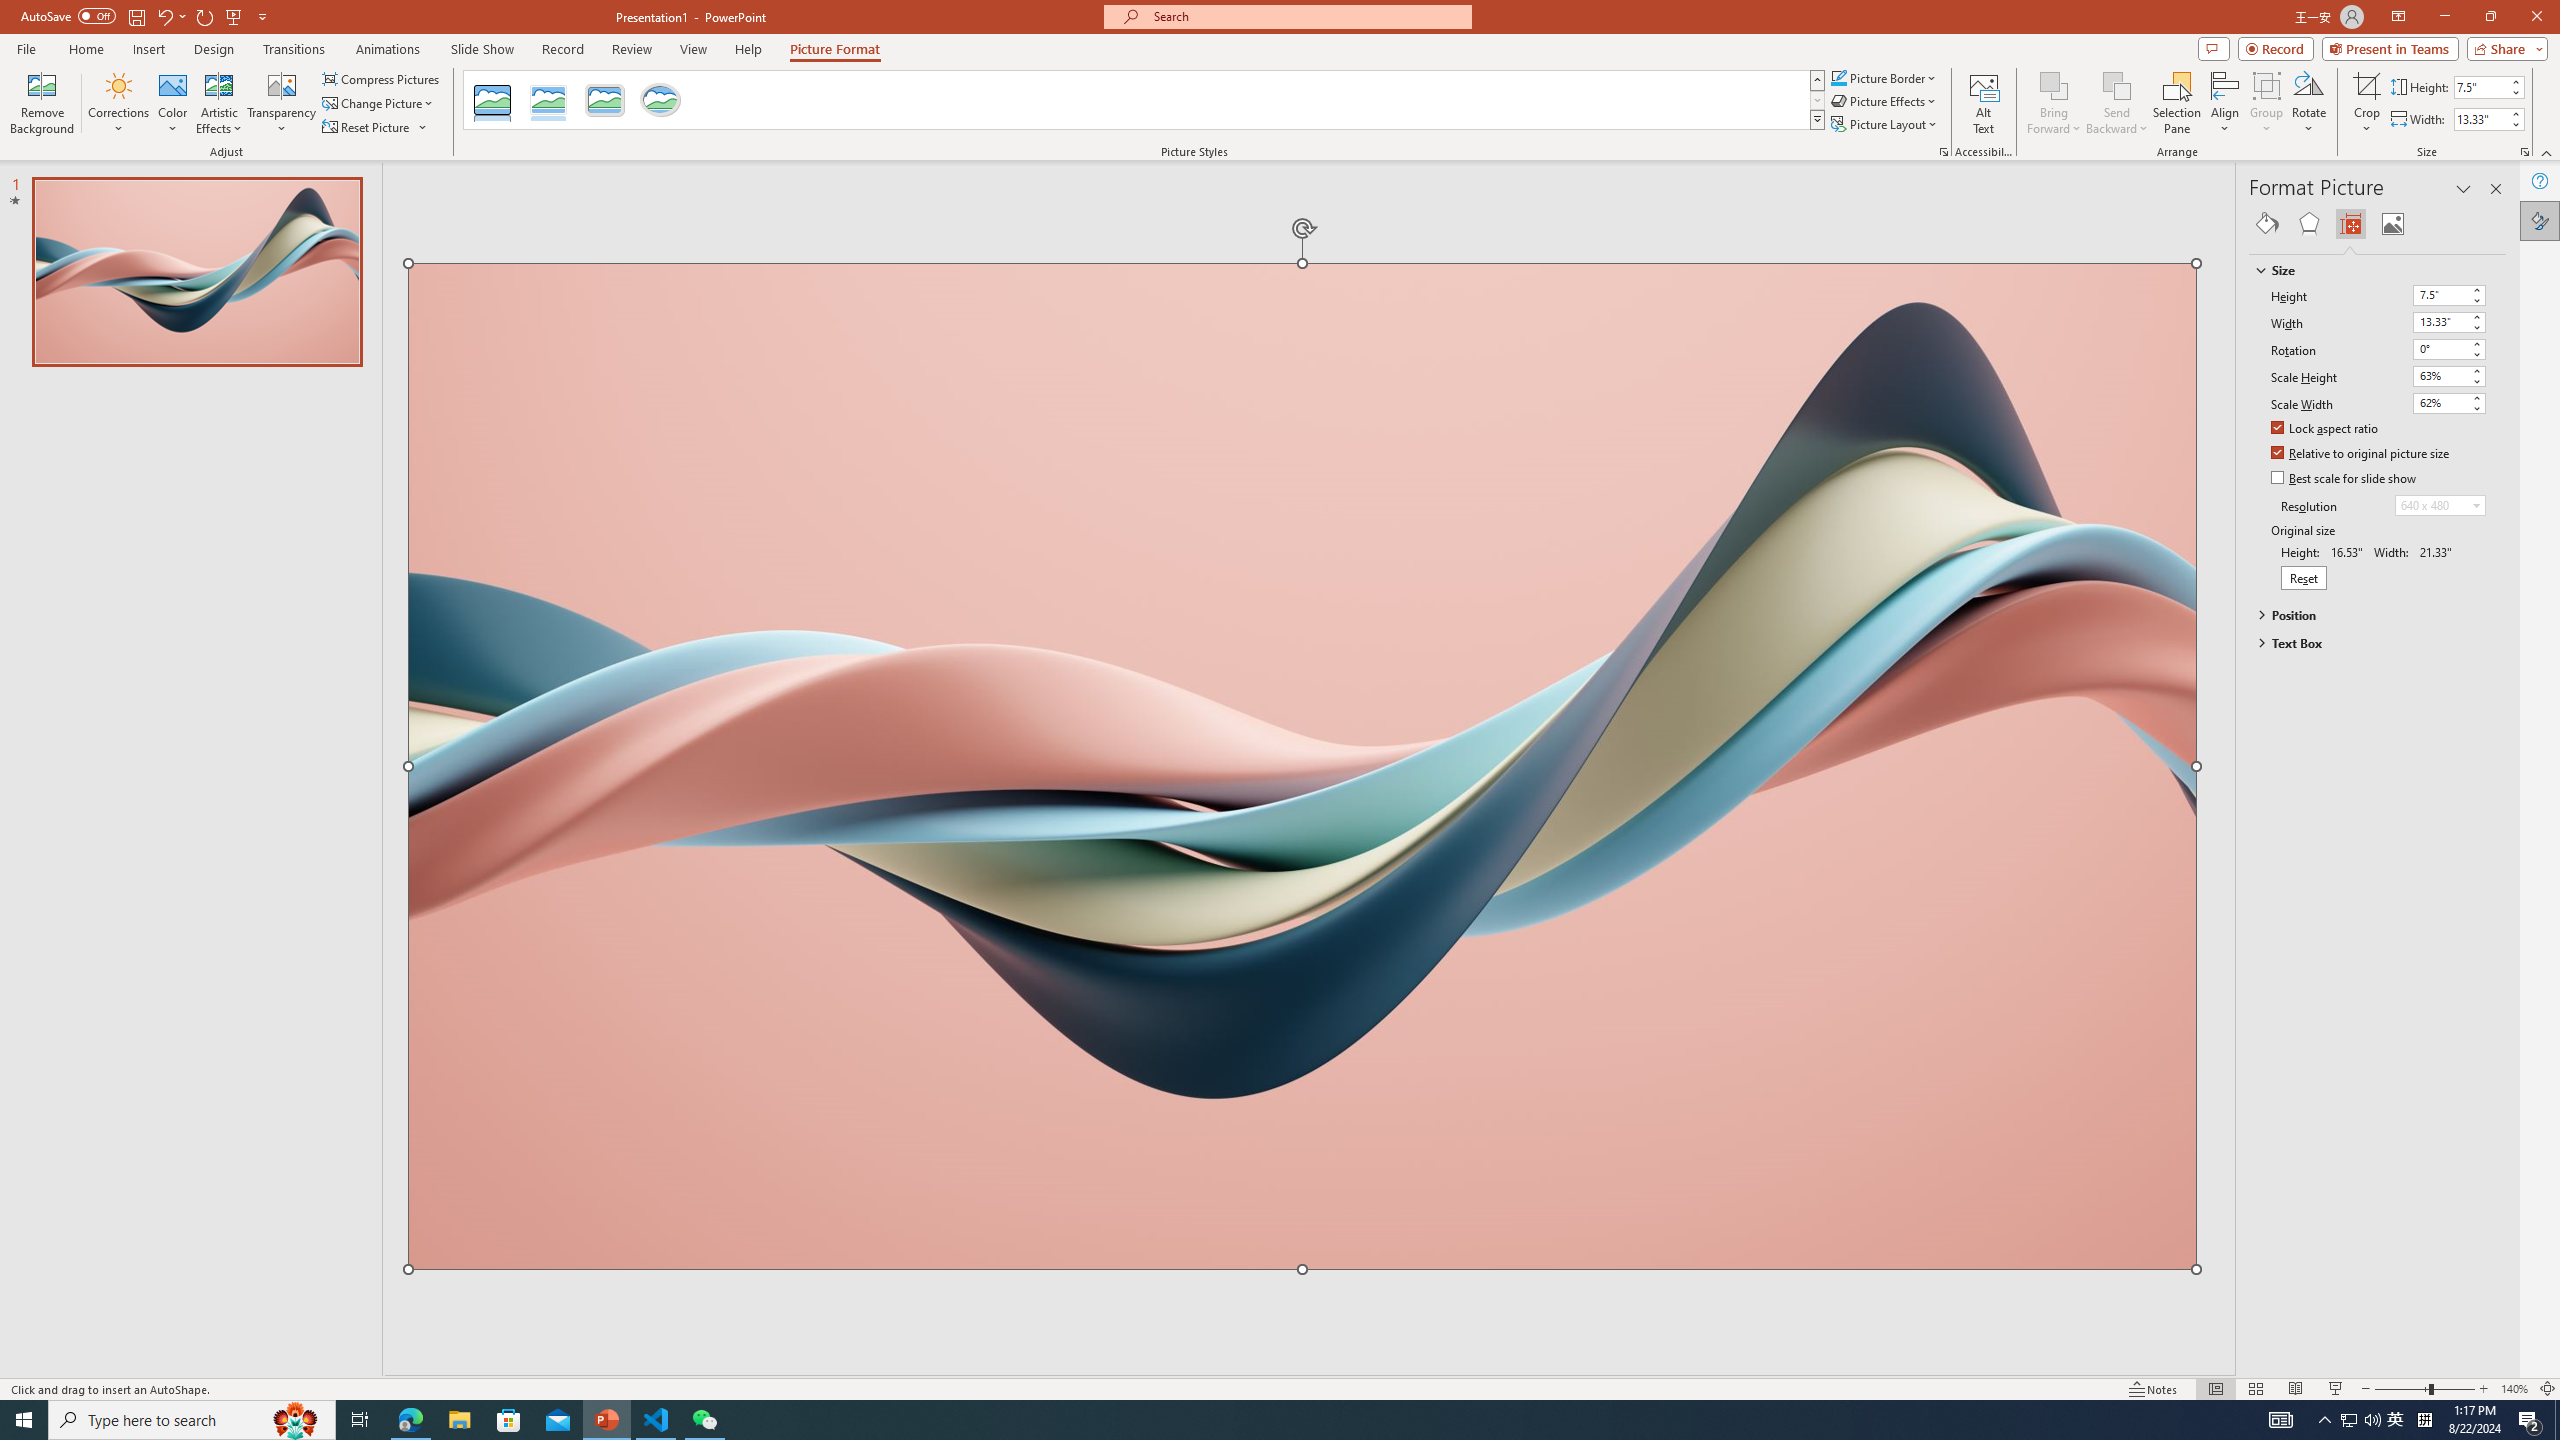 The image size is (2560, 1440). What do you see at coordinates (2496, 808) in the screenshot?
I see `'Class: NetUIScrollBar'` at bounding box center [2496, 808].